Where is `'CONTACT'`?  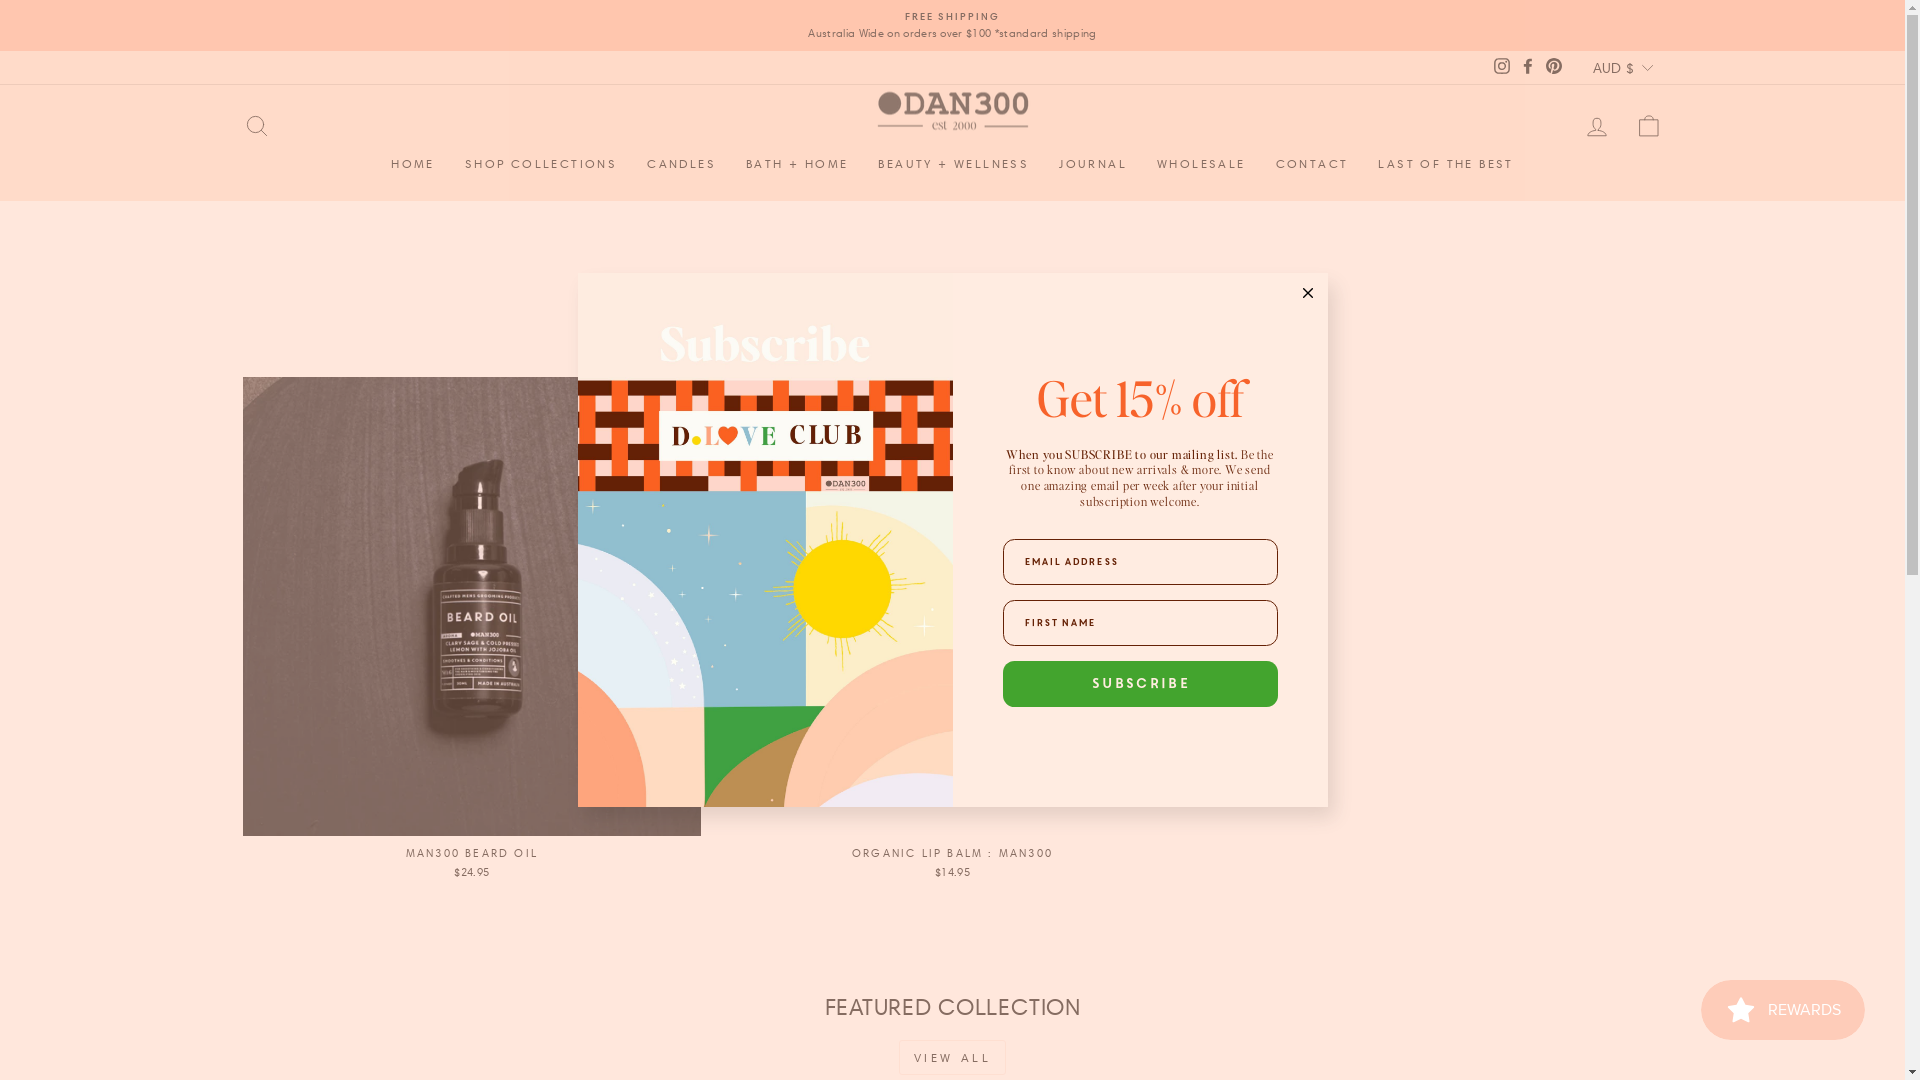
'CONTACT' is located at coordinates (1260, 163).